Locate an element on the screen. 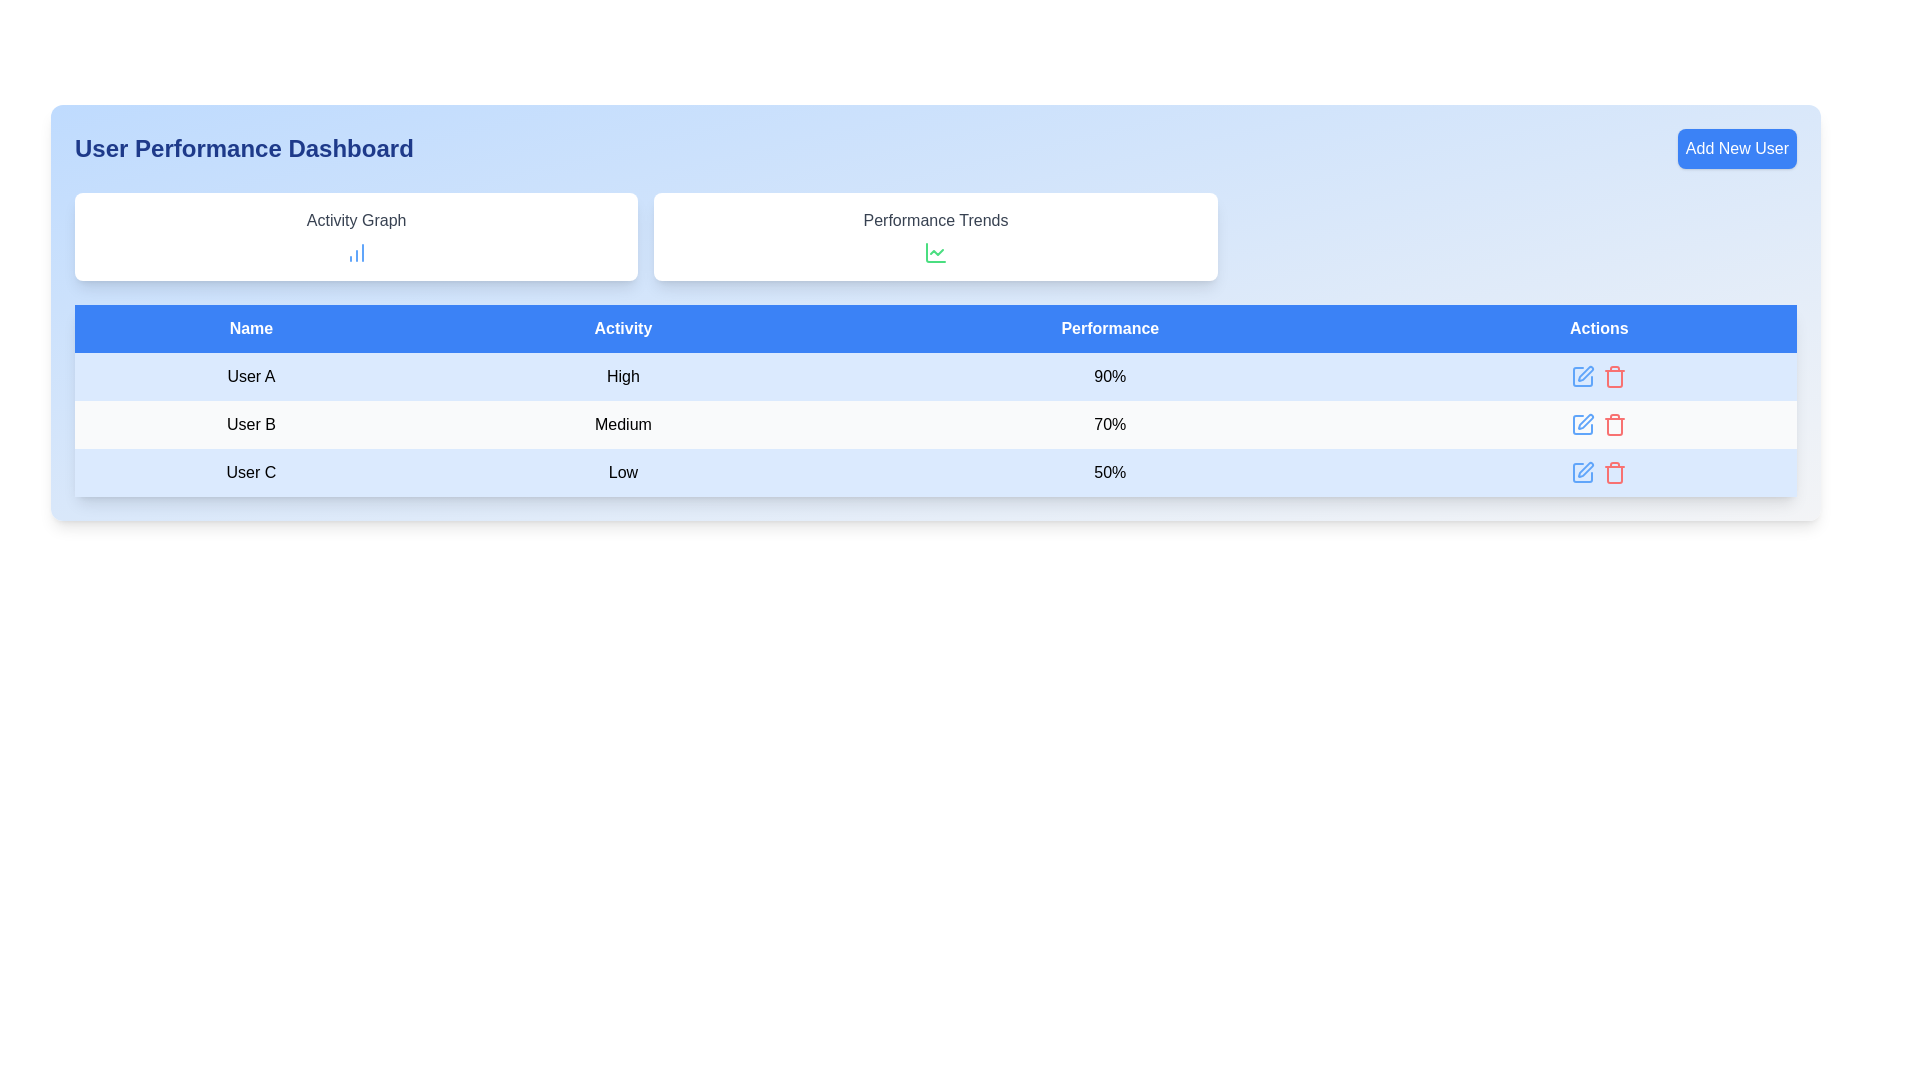  the text label displaying '70%' in bold, black font, located in the third column of the second row under the 'Performance' header in a table is located at coordinates (1109, 423).